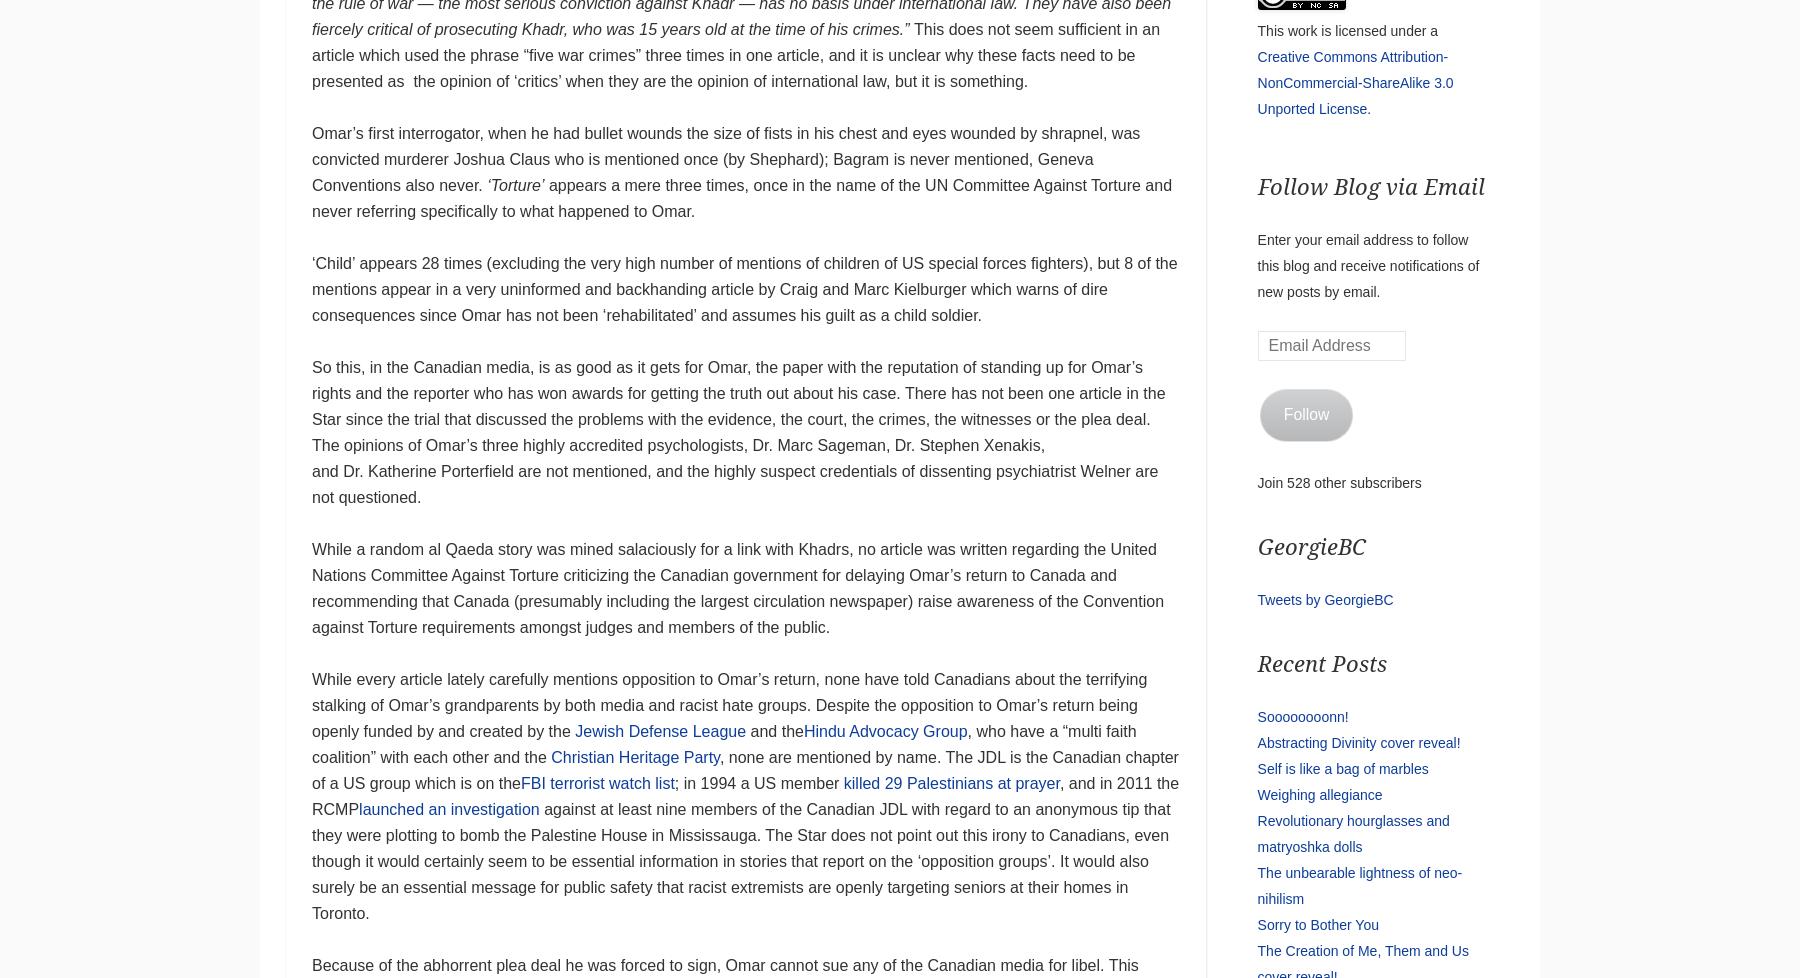  I want to click on 'Creative Commons Attribution-NonCommercial-ShareAlike 3.0 Unported License', so click(1354, 81).